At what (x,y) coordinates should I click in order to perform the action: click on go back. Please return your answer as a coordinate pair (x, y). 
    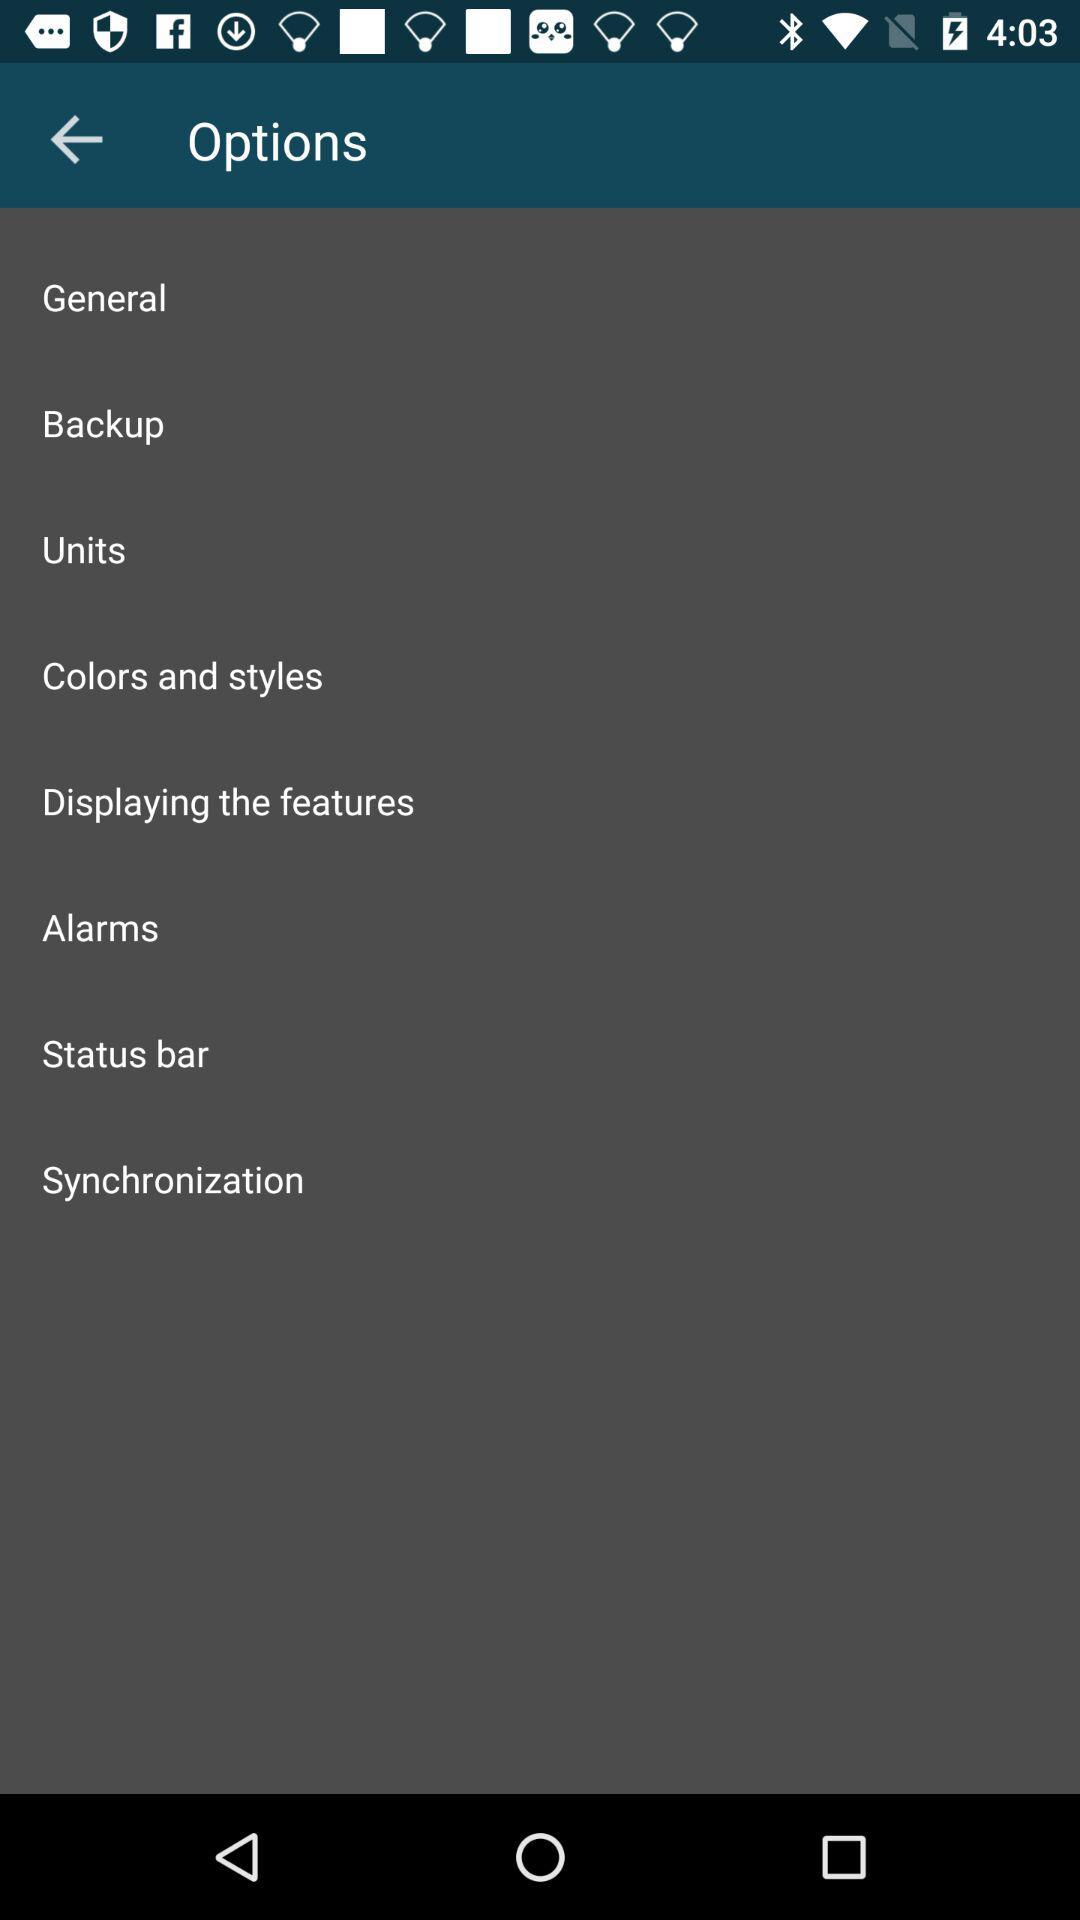
    Looking at the image, I should click on (75, 138).